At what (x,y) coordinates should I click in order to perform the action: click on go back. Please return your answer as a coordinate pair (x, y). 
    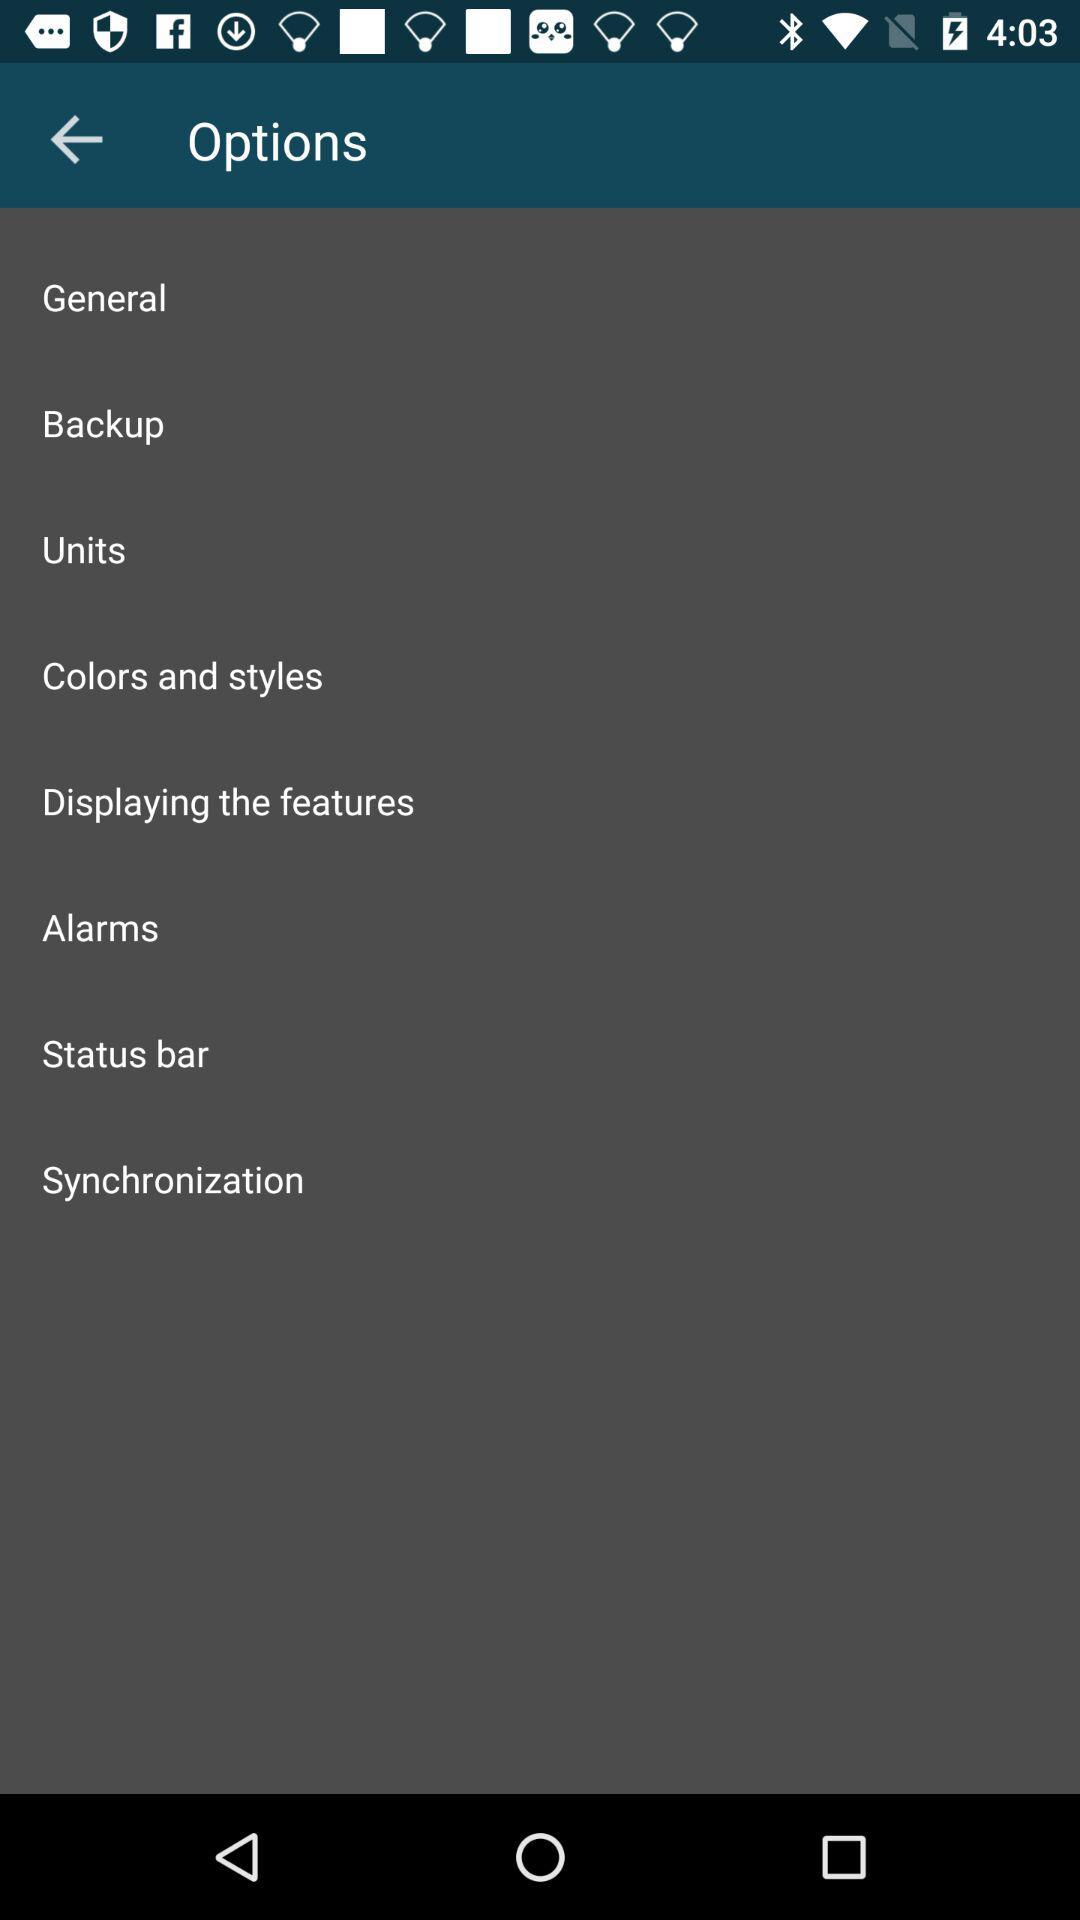
    Looking at the image, I should click on (75, 138).